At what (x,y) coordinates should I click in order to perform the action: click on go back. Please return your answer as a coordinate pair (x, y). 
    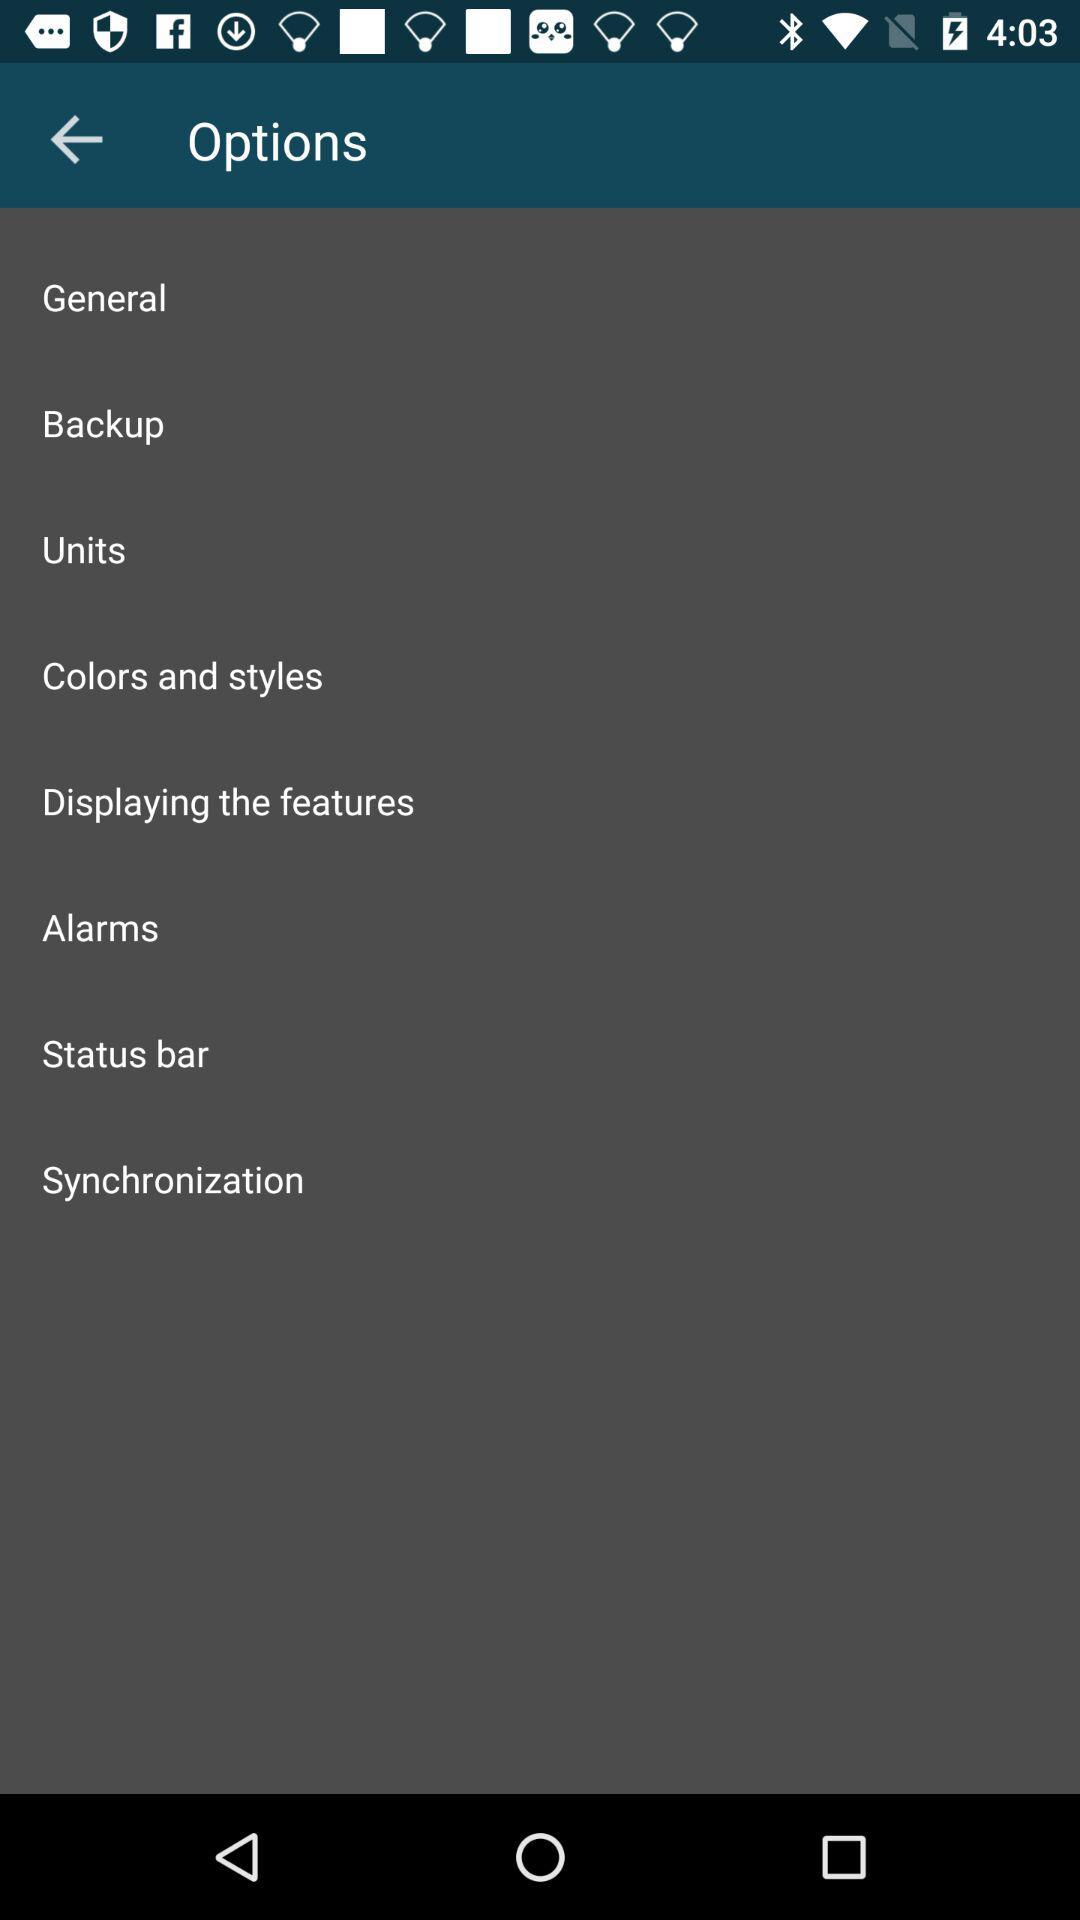
    Looking at the image, I should click on (75, 138).